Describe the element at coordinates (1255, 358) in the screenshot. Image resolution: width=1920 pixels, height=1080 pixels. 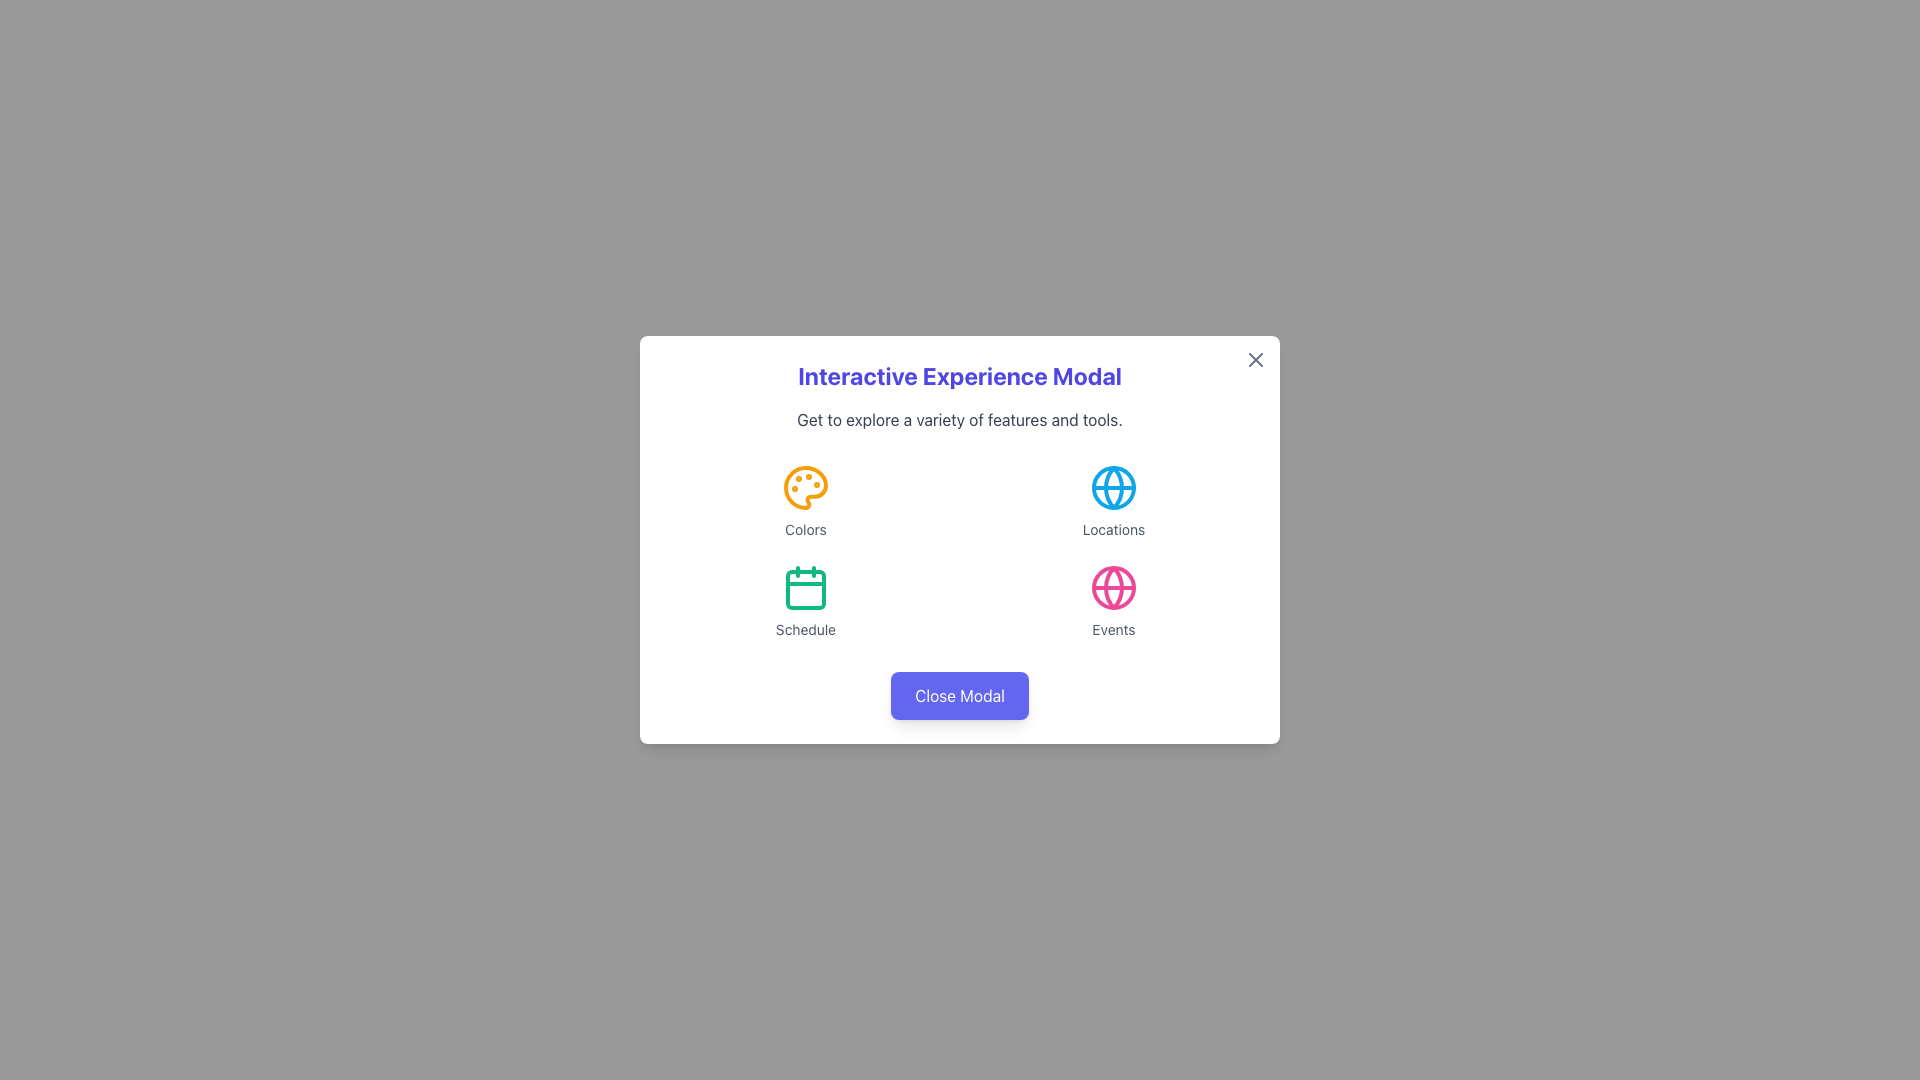
I see `the close button located in the top-right corner of the modal window to interact with it` at that location.